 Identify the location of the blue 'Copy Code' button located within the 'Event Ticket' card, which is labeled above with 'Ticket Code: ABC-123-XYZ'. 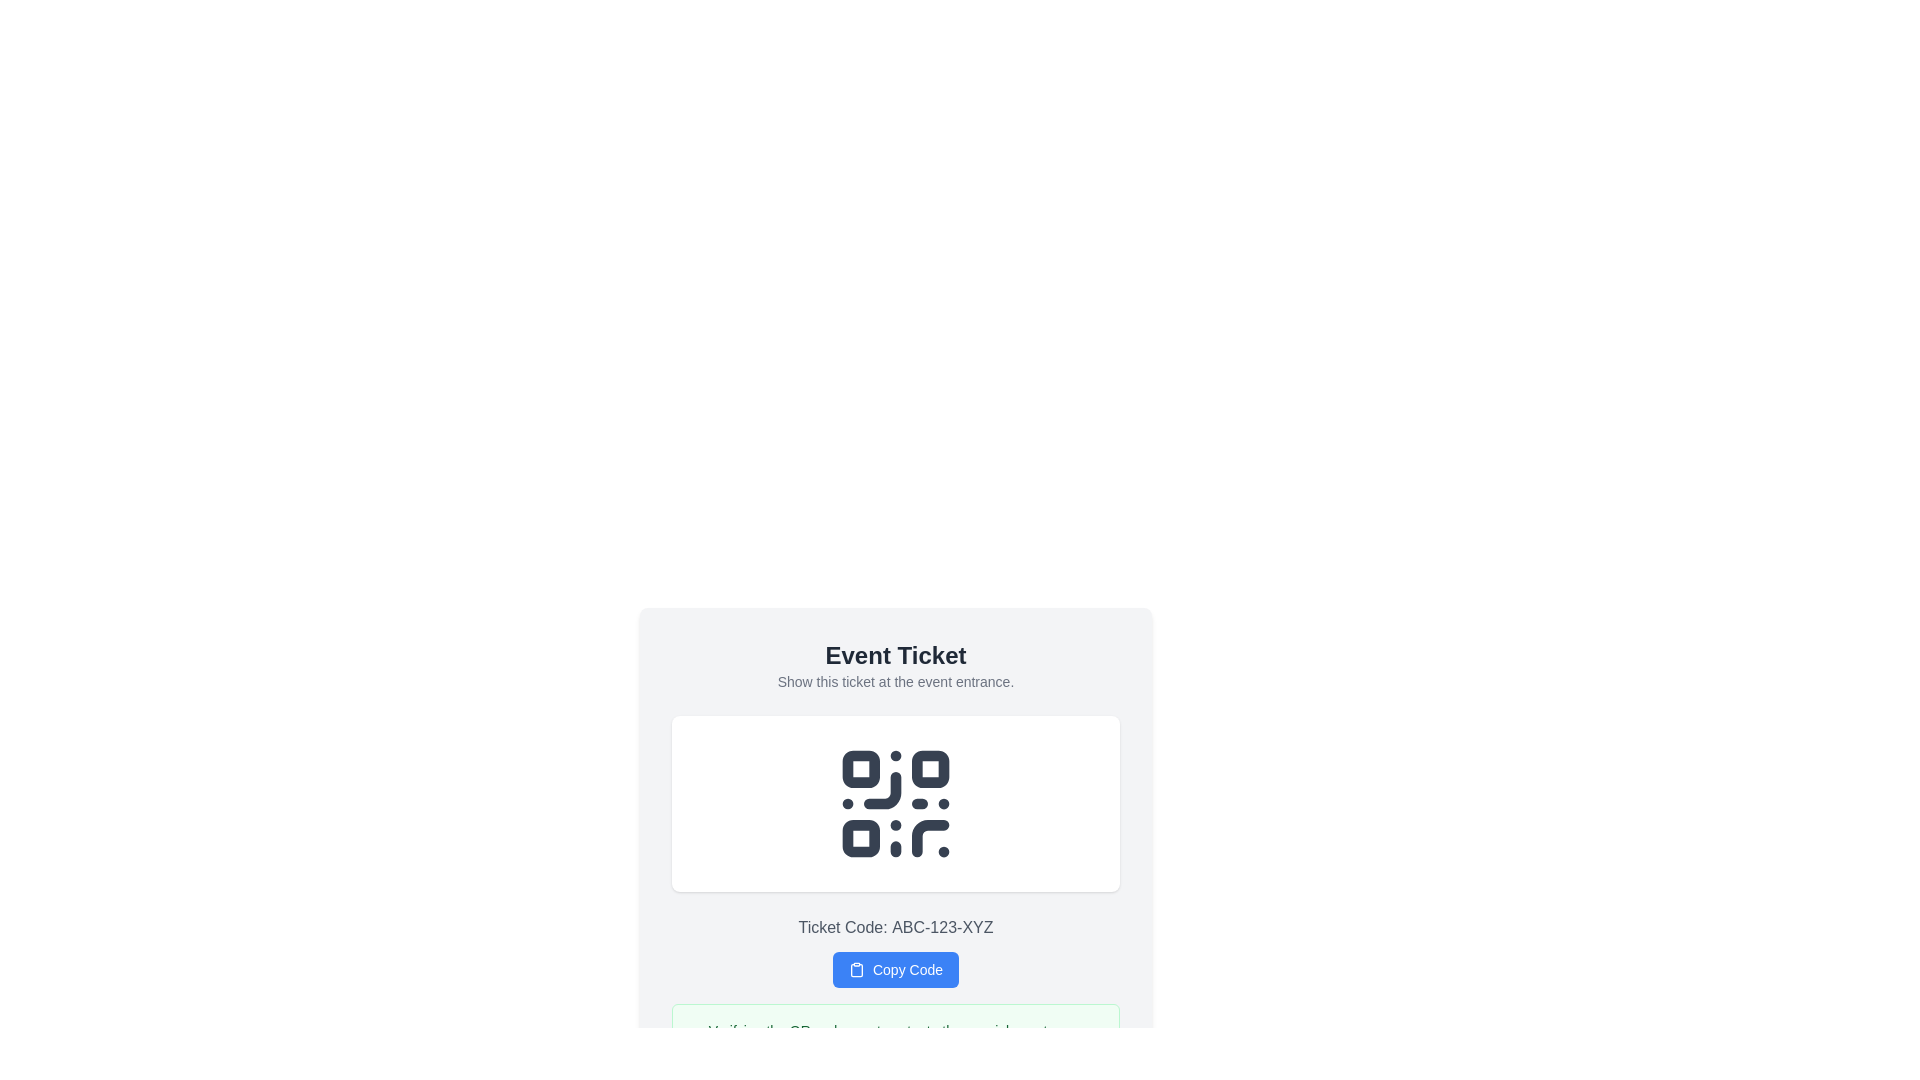
(895, 951).